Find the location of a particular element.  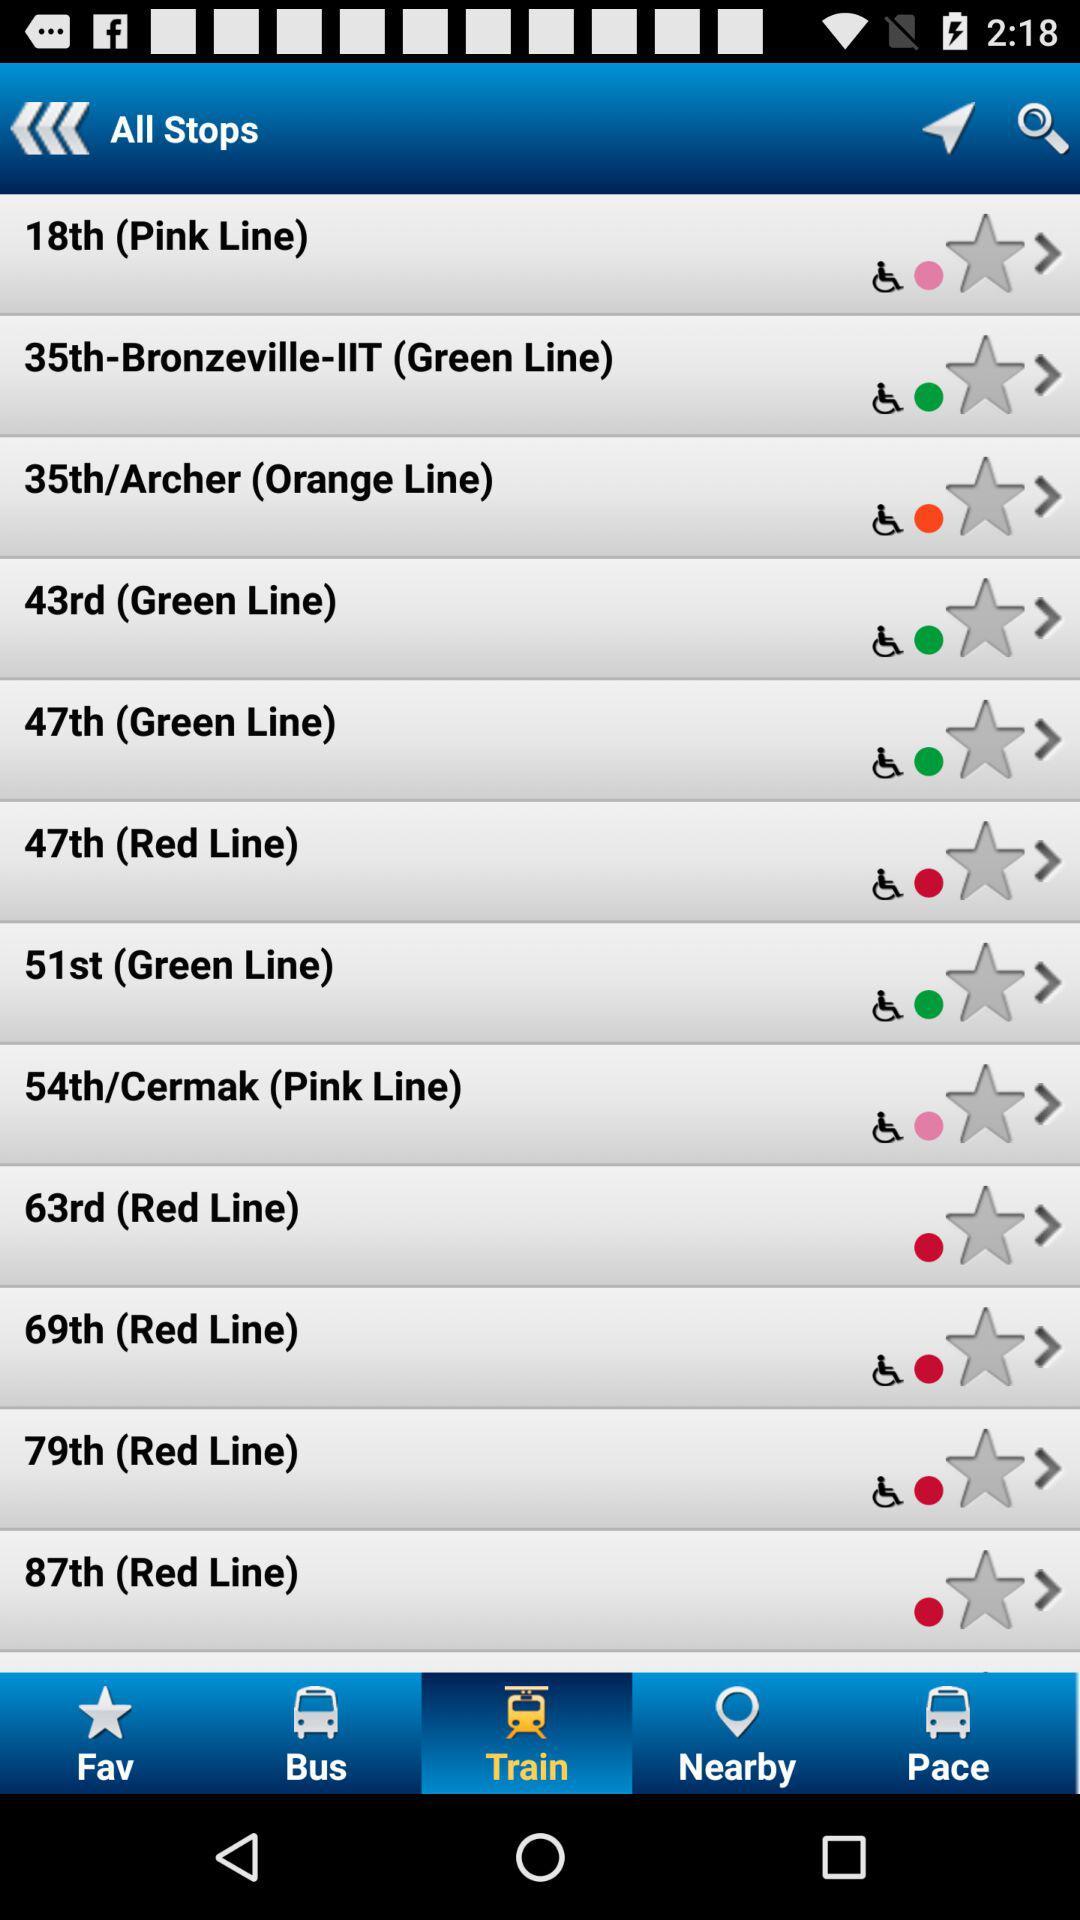

to favorities is located at coordinates (984, 1346).